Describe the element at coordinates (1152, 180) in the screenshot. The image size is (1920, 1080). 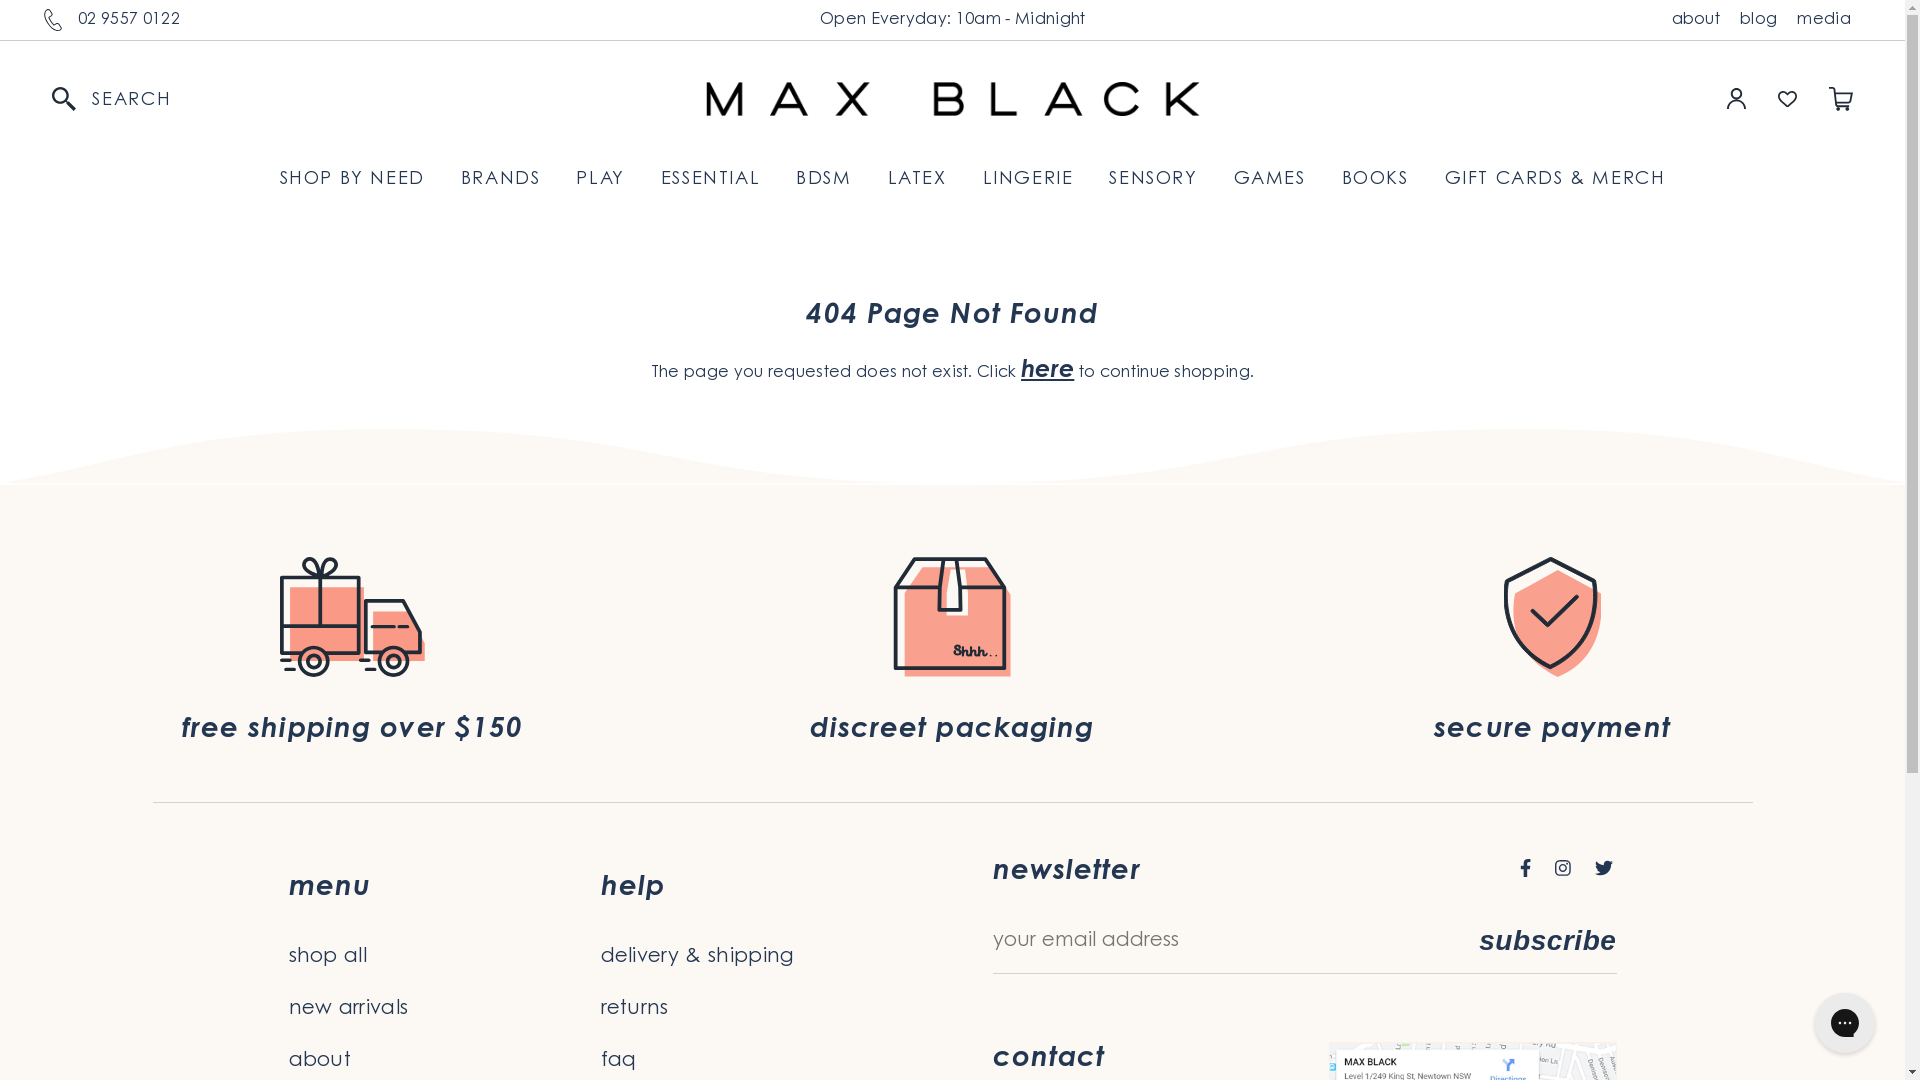
I see `'SENSORY'` at that location.